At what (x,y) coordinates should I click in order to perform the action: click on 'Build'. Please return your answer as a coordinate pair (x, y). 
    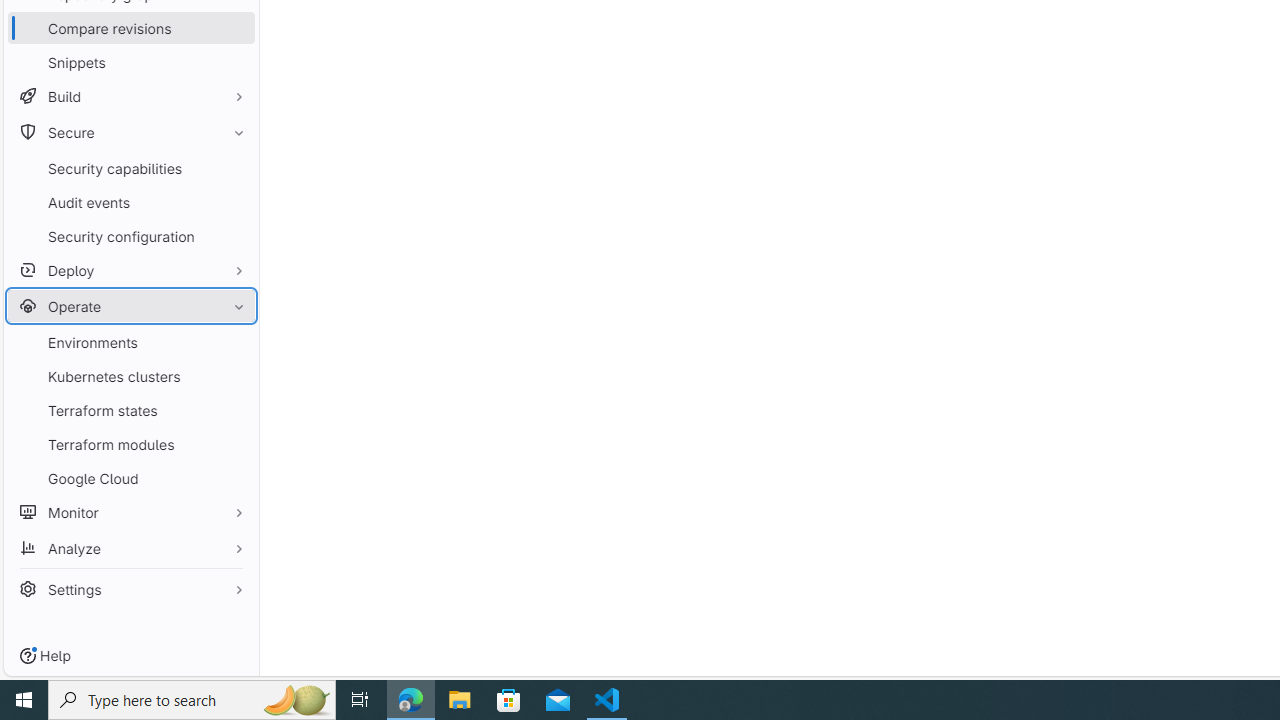
    Looking at the image, I should click on (130, 96).